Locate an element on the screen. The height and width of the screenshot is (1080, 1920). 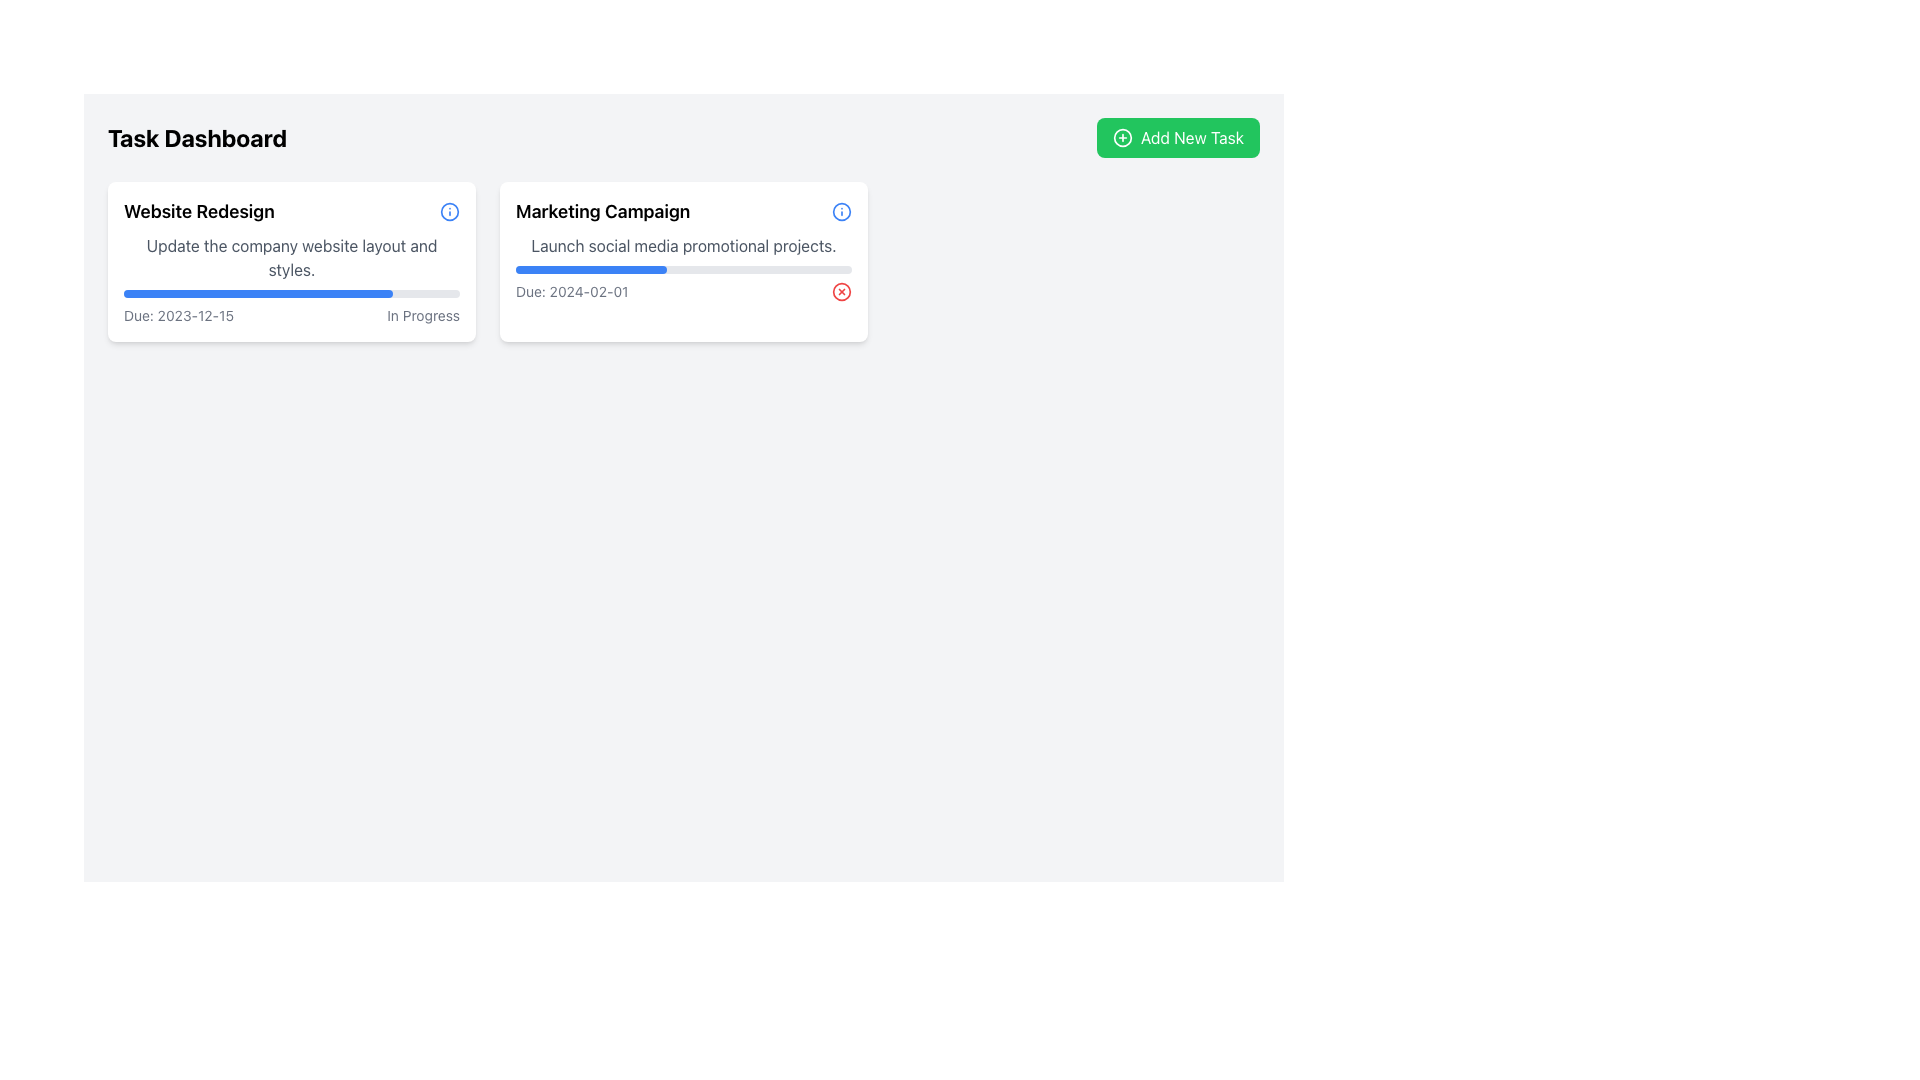
the text label displaying 'Website Redesign' located at the top-left corner of the task card in the dashboard is located at coordinates (199, 212).